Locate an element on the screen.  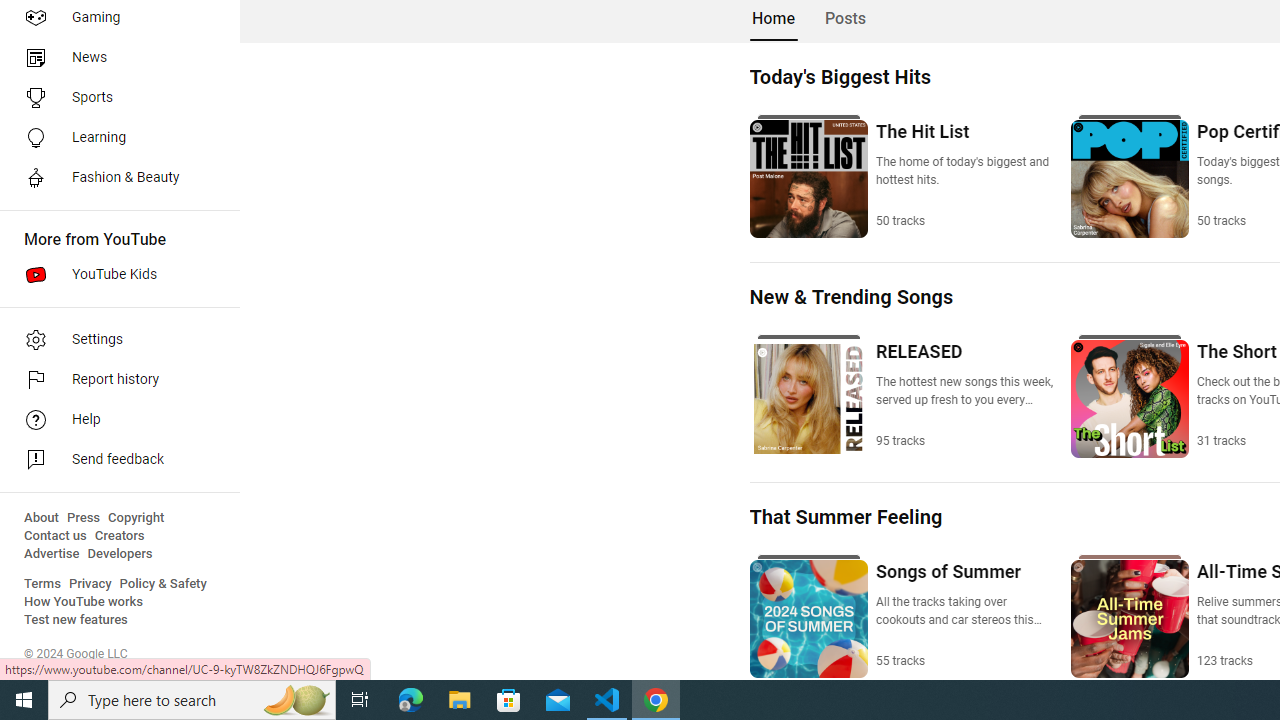
'Copyright' is located at coordinates (135, 517).